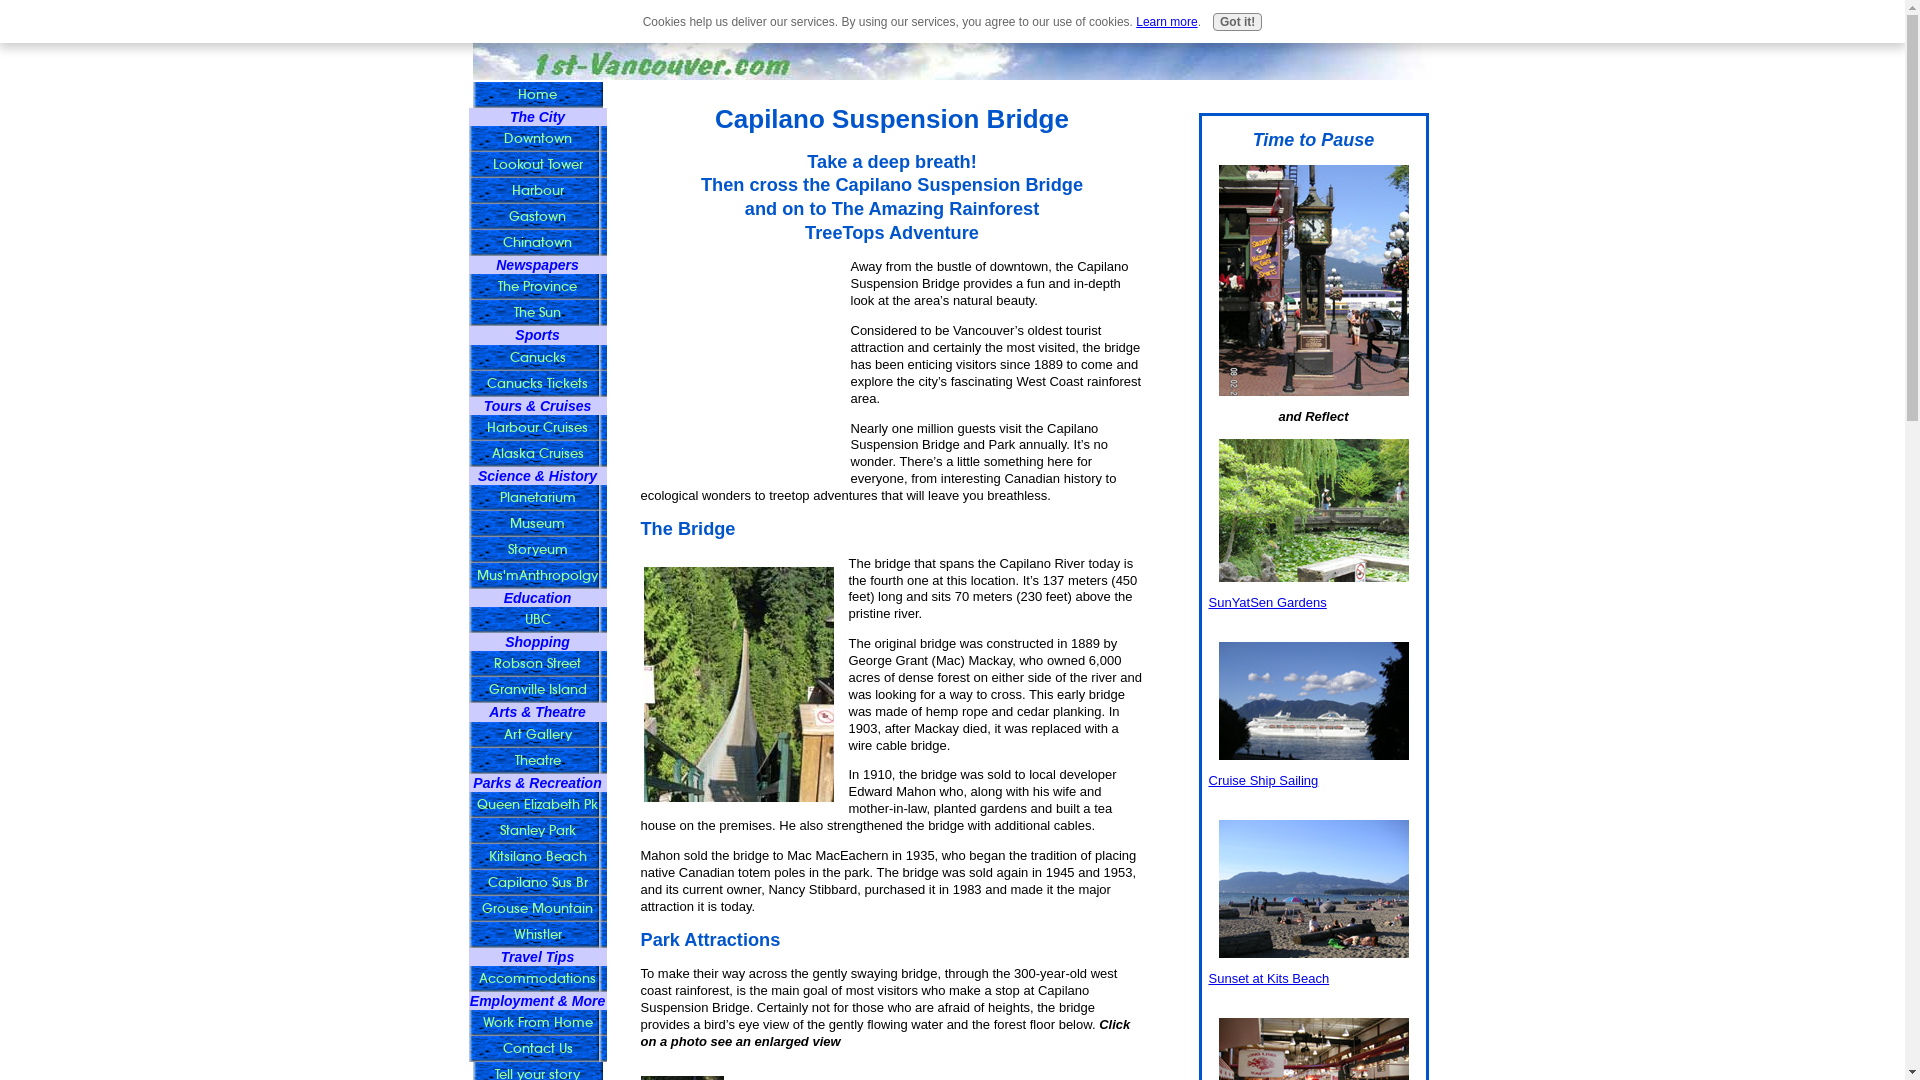 Image resolution: width=1920 pixels, height=1080 pixels. I want to click on 'Harbour', so click(537, 191).